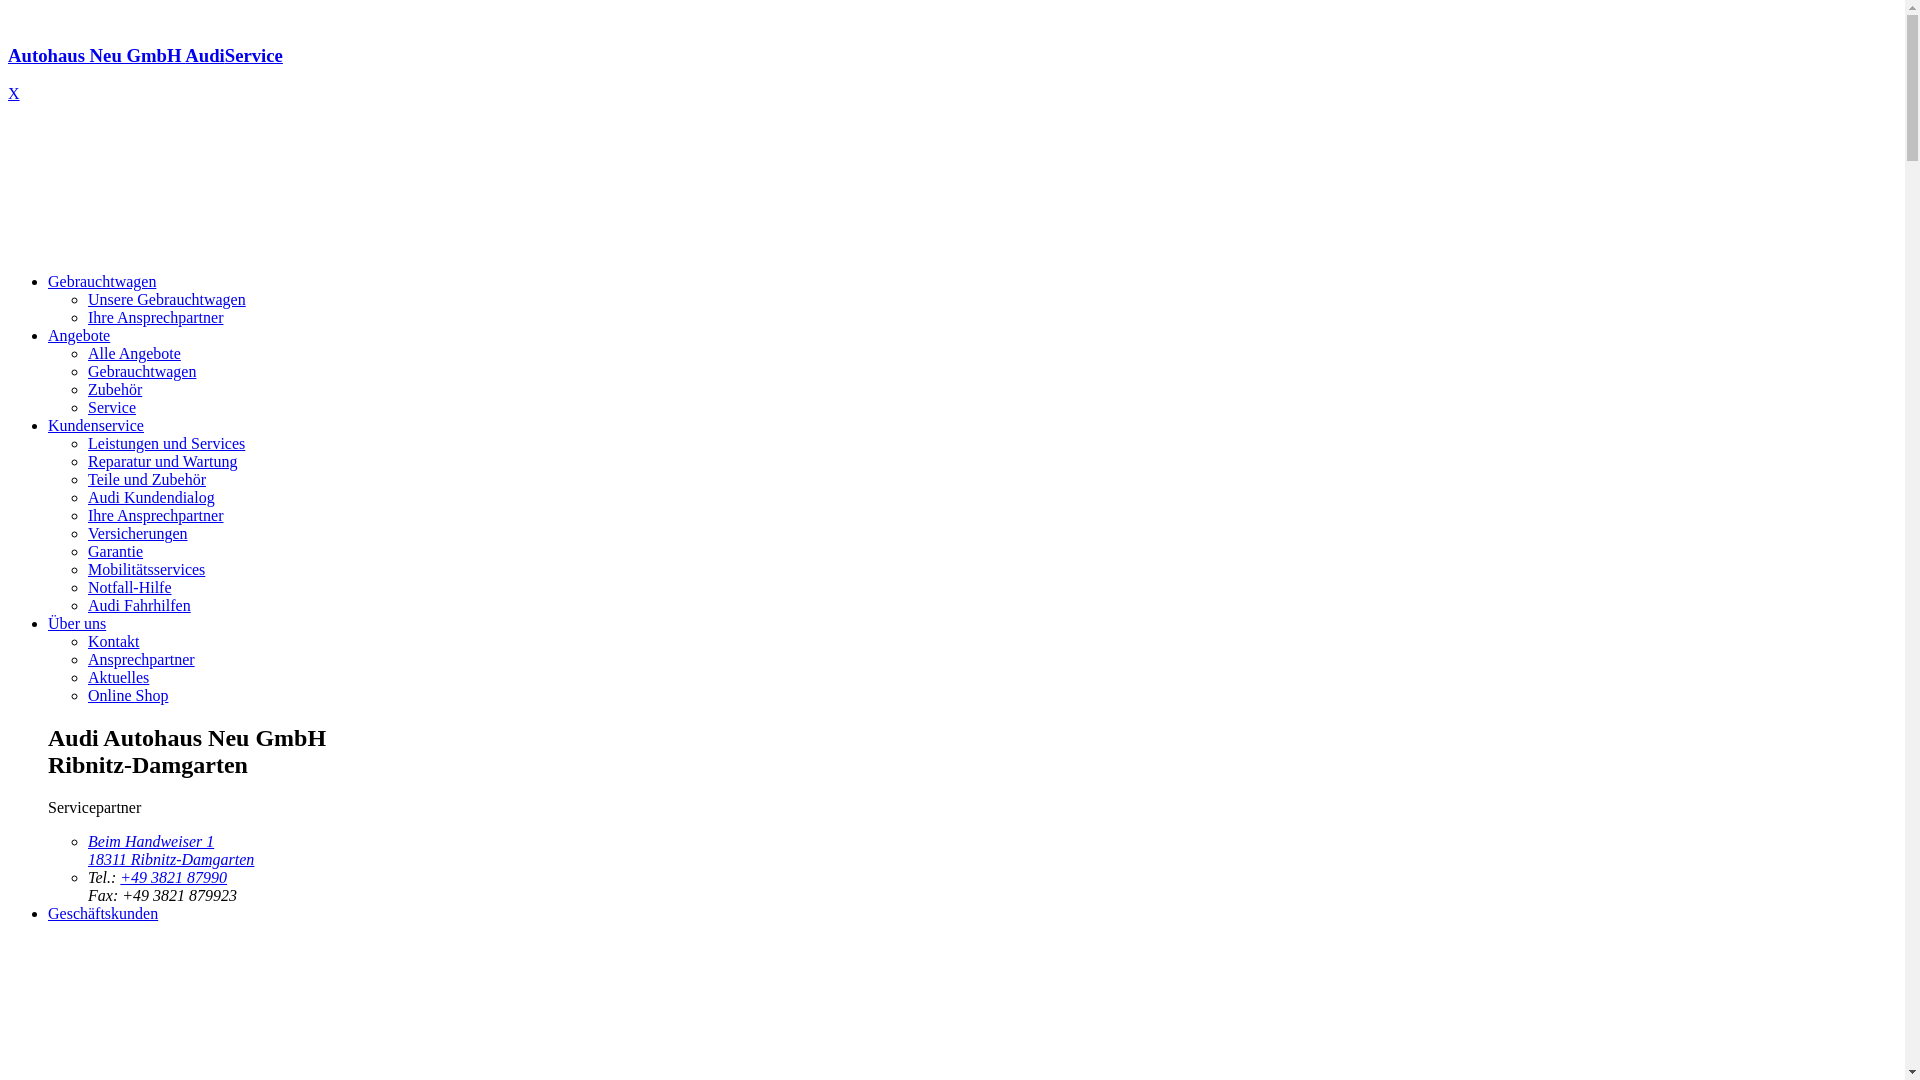 Image resolution: width=1920 pixels, height=1080 pixels. Describe the element at coordinates (162, 461) in the screenshot. I see `'Reparatur und Wartung'` at that location.